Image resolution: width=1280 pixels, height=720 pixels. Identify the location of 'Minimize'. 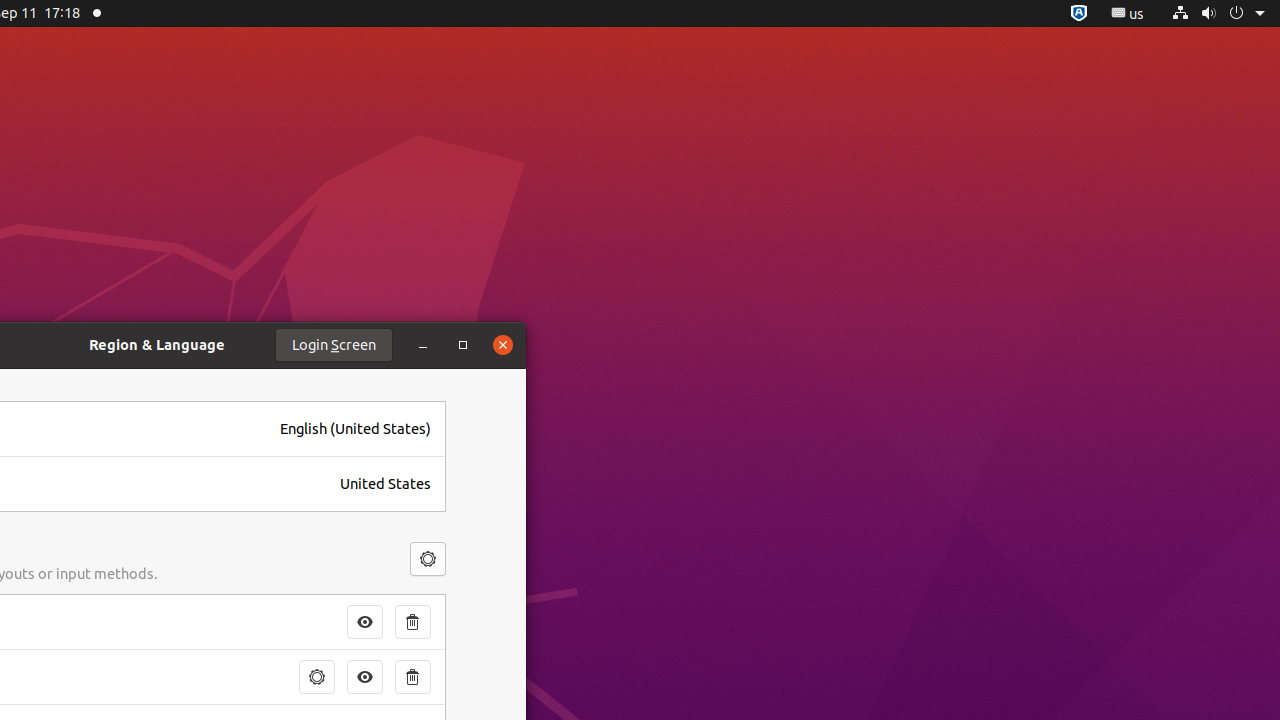
(422, 344).